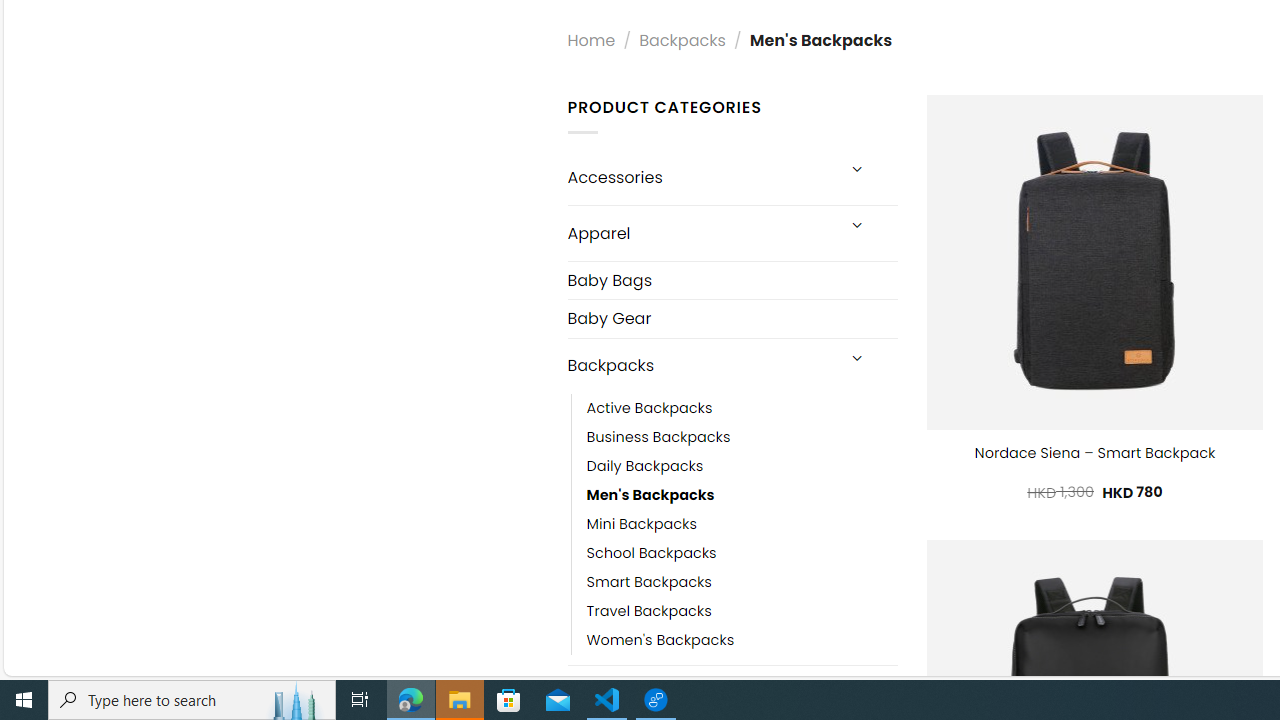 This screenshot has width=1280, height=720. What do you see at coordinates (641, 523) in the screenshot?
I see `'Mini Backpacks'` at bounding box center [641, 523].